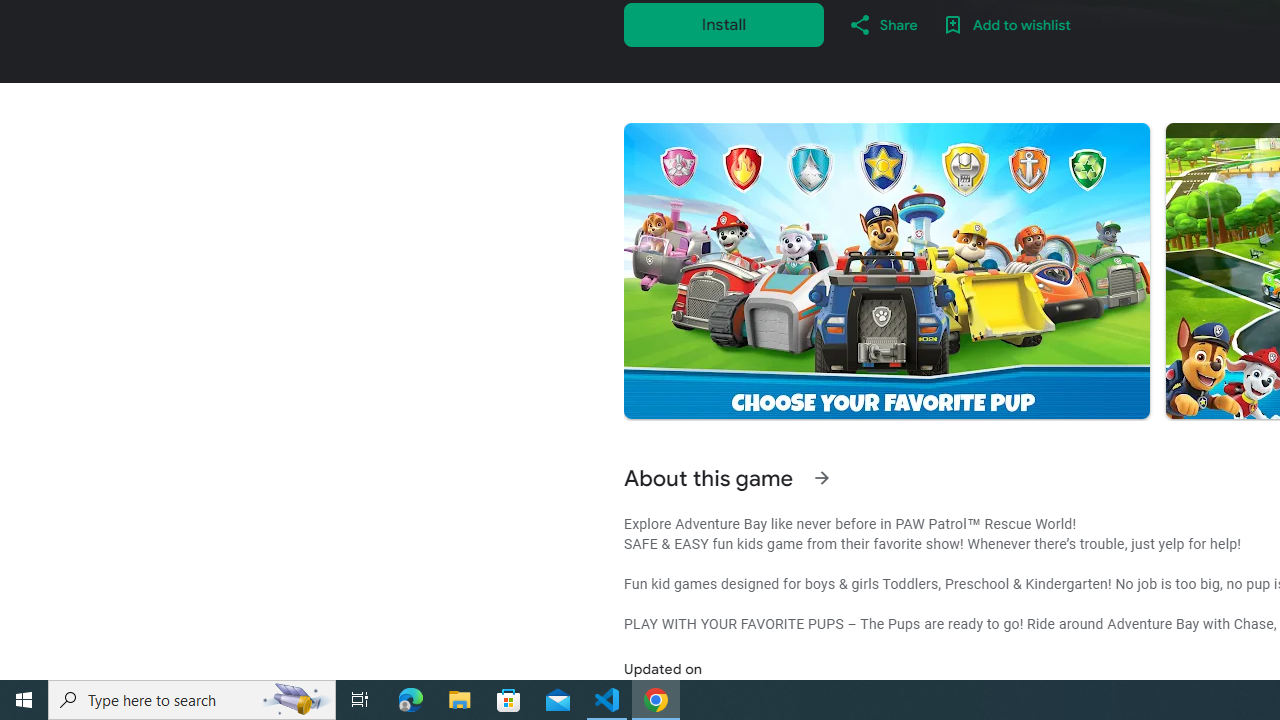  Describe the element at coordinates (722, 24) in the screenshot. I see `'Install'` at that location.